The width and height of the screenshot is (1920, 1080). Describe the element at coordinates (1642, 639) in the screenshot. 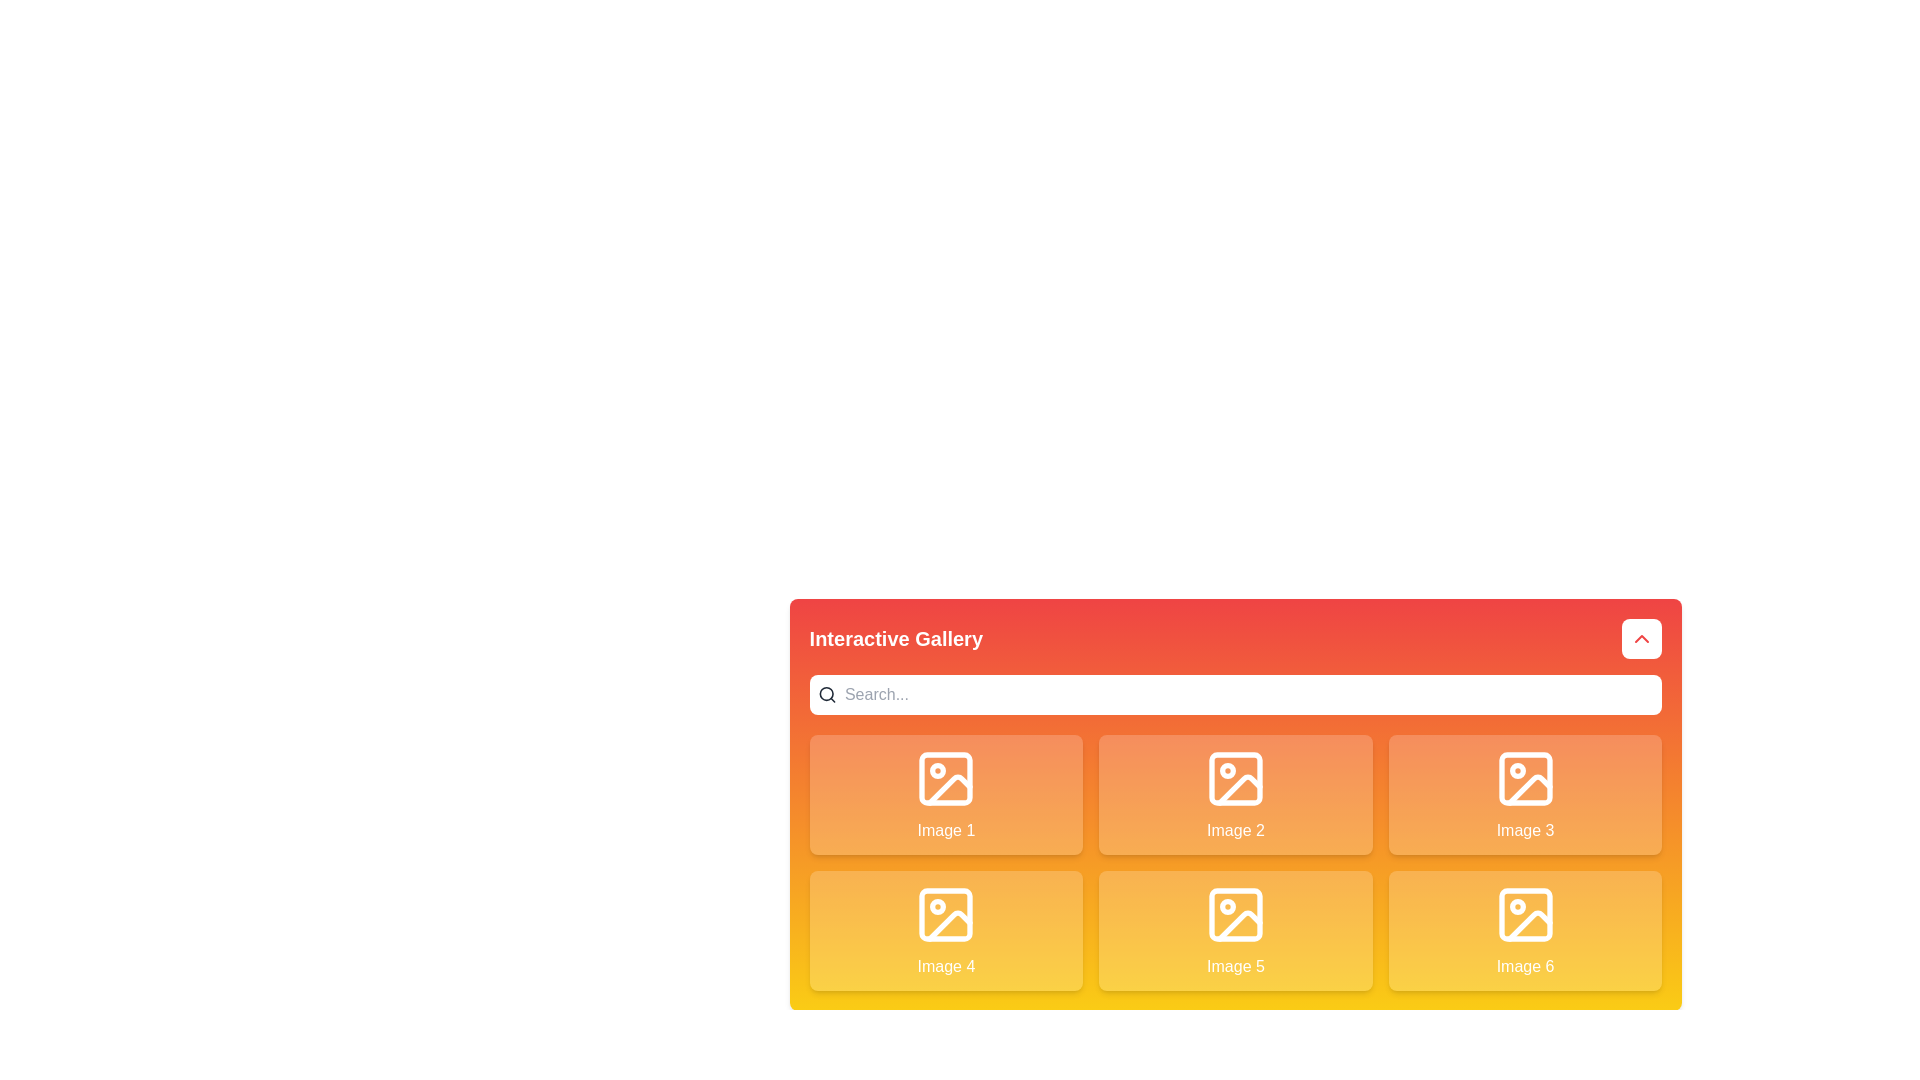

I see `the upward-pointing chevron icon located in the top-right corner of the interface` at that location.